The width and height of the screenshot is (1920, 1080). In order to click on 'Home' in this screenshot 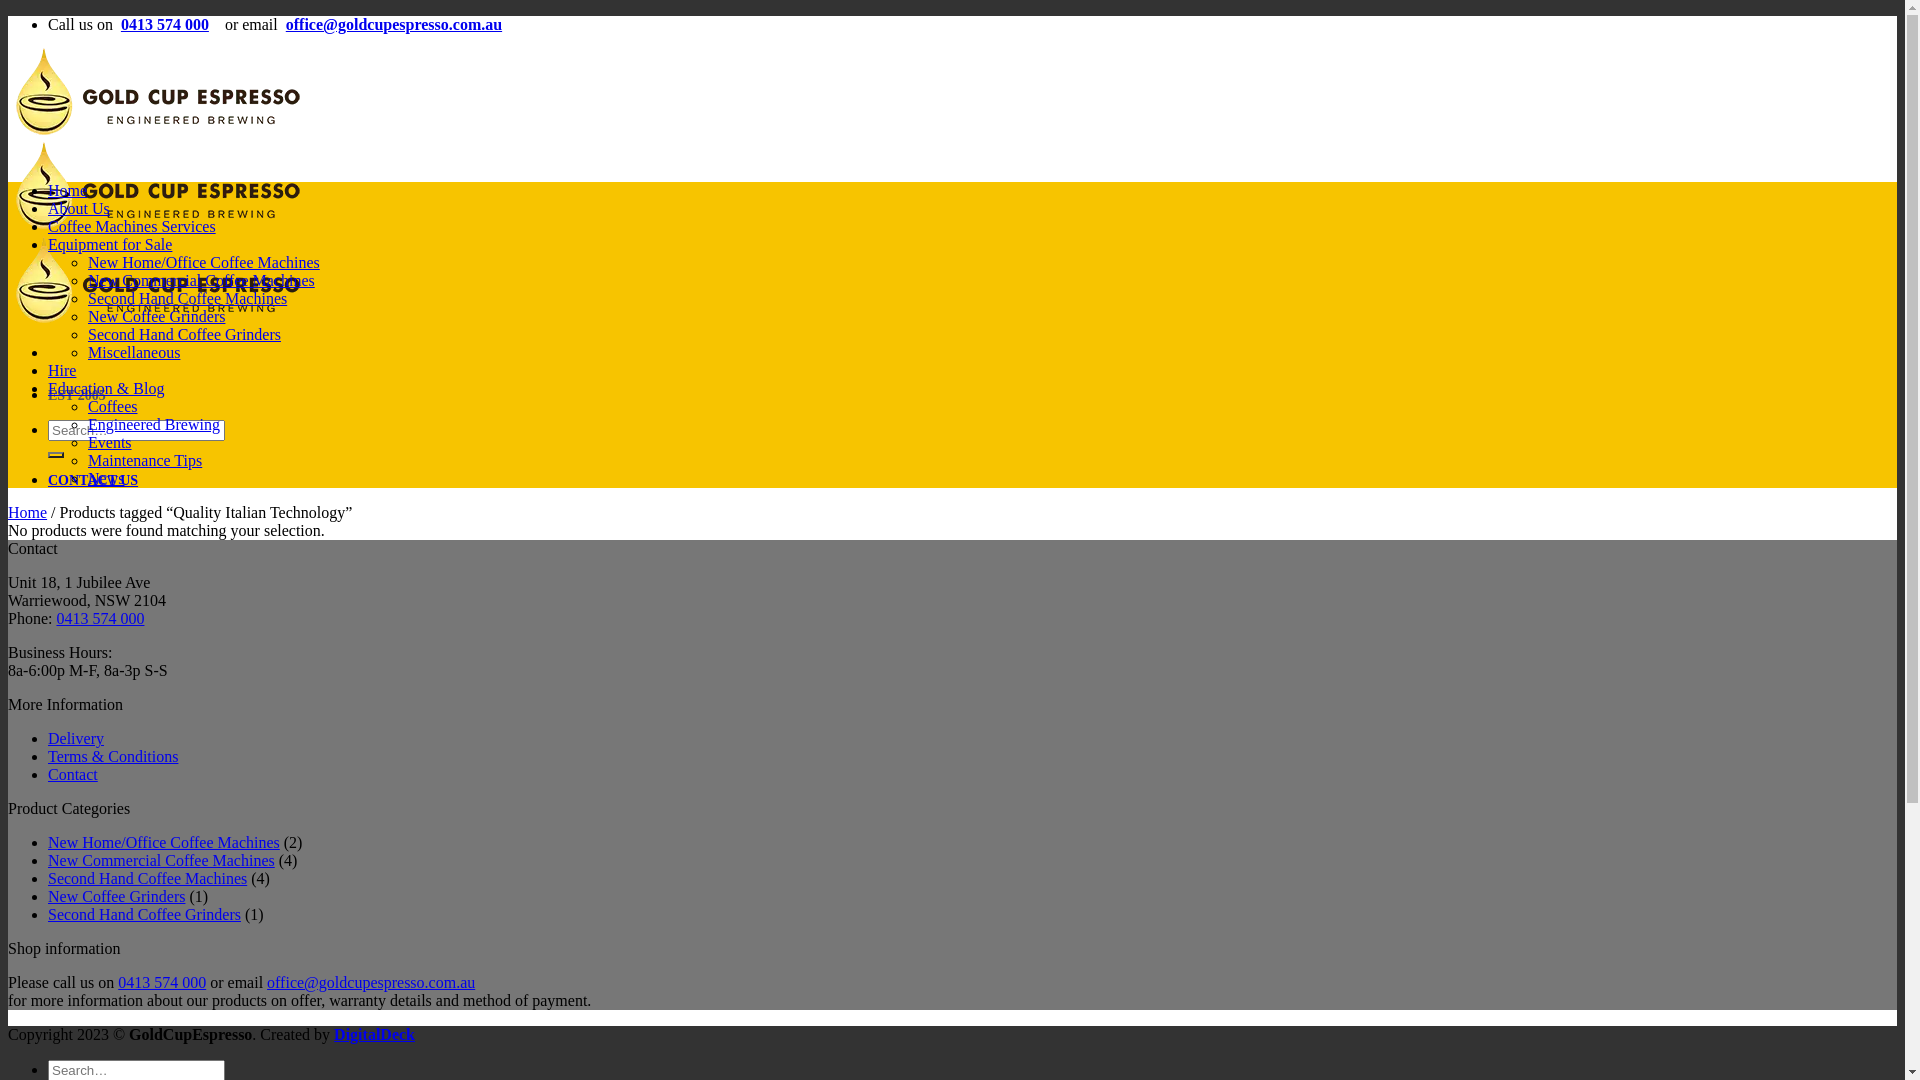, I will do `click(27, 511)`.